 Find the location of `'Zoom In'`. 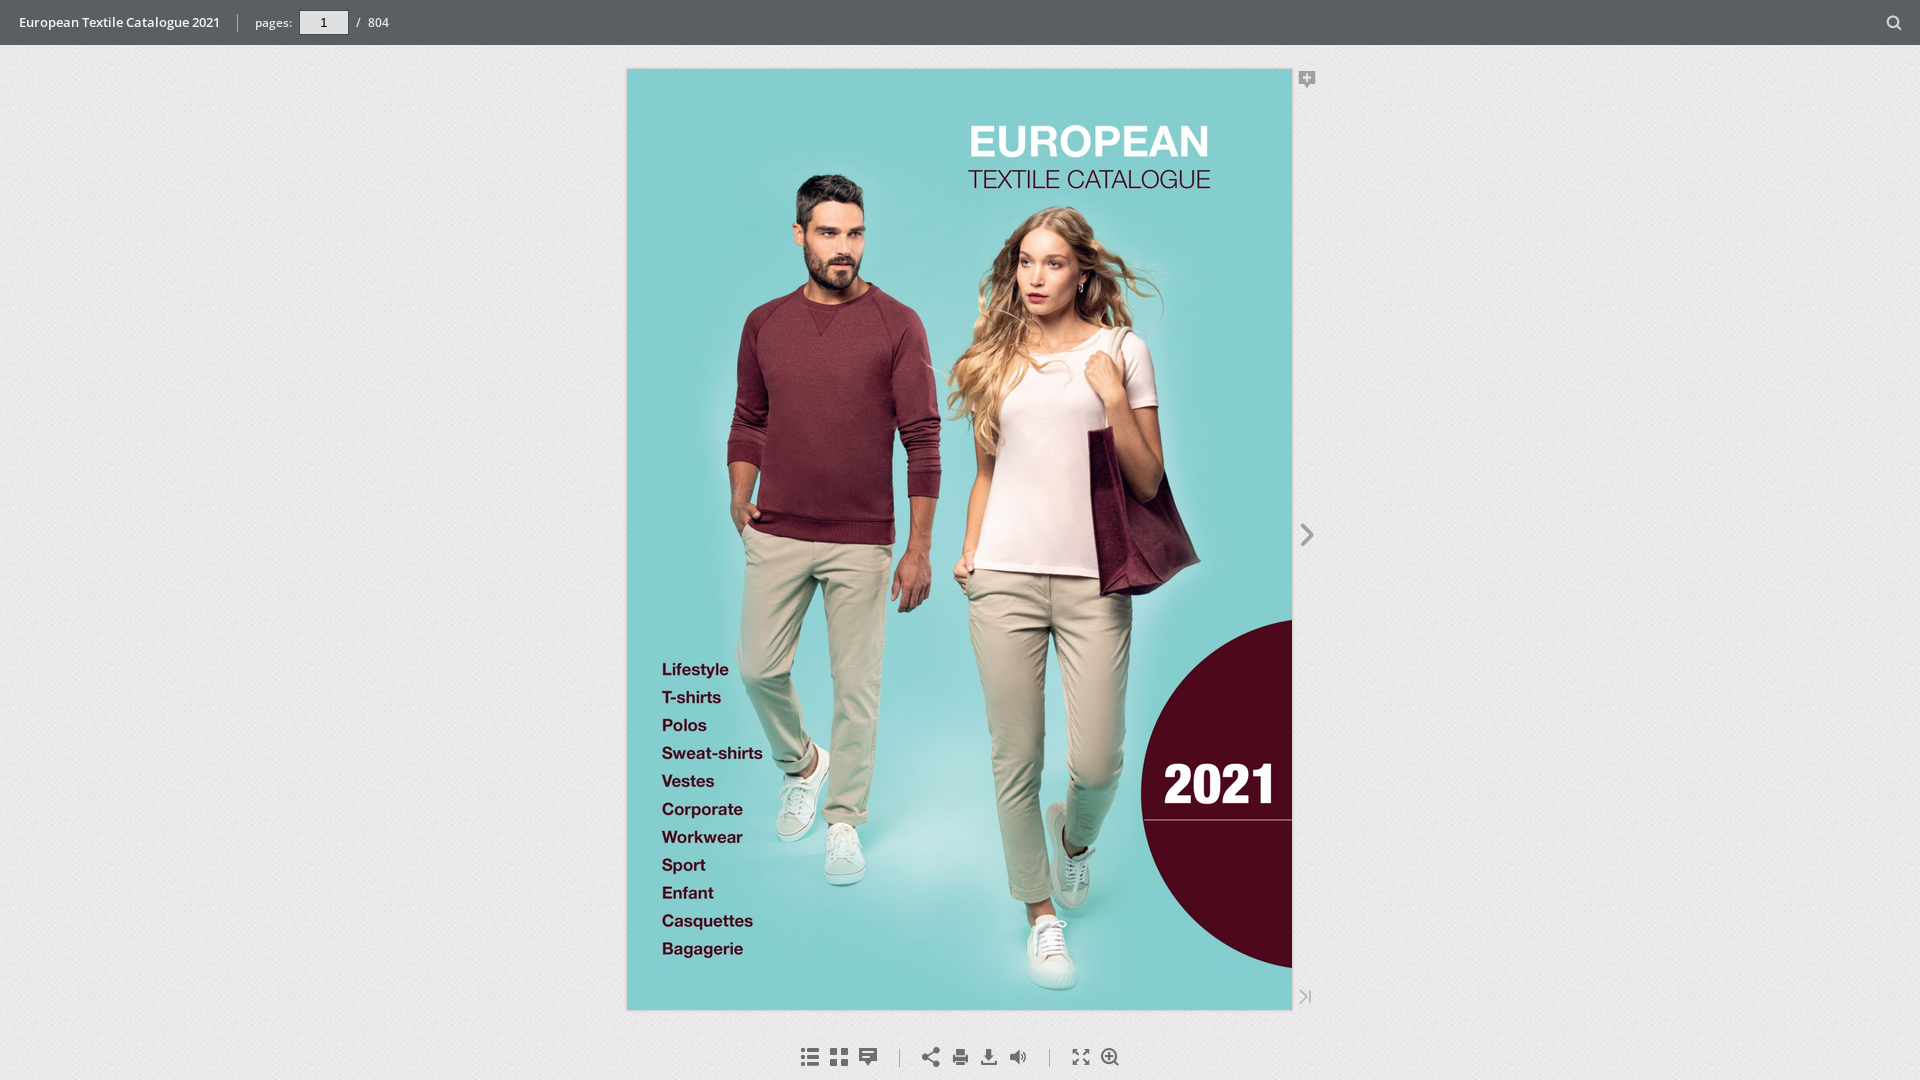

'Zoom In' is located at coordinates (1109, 1056).